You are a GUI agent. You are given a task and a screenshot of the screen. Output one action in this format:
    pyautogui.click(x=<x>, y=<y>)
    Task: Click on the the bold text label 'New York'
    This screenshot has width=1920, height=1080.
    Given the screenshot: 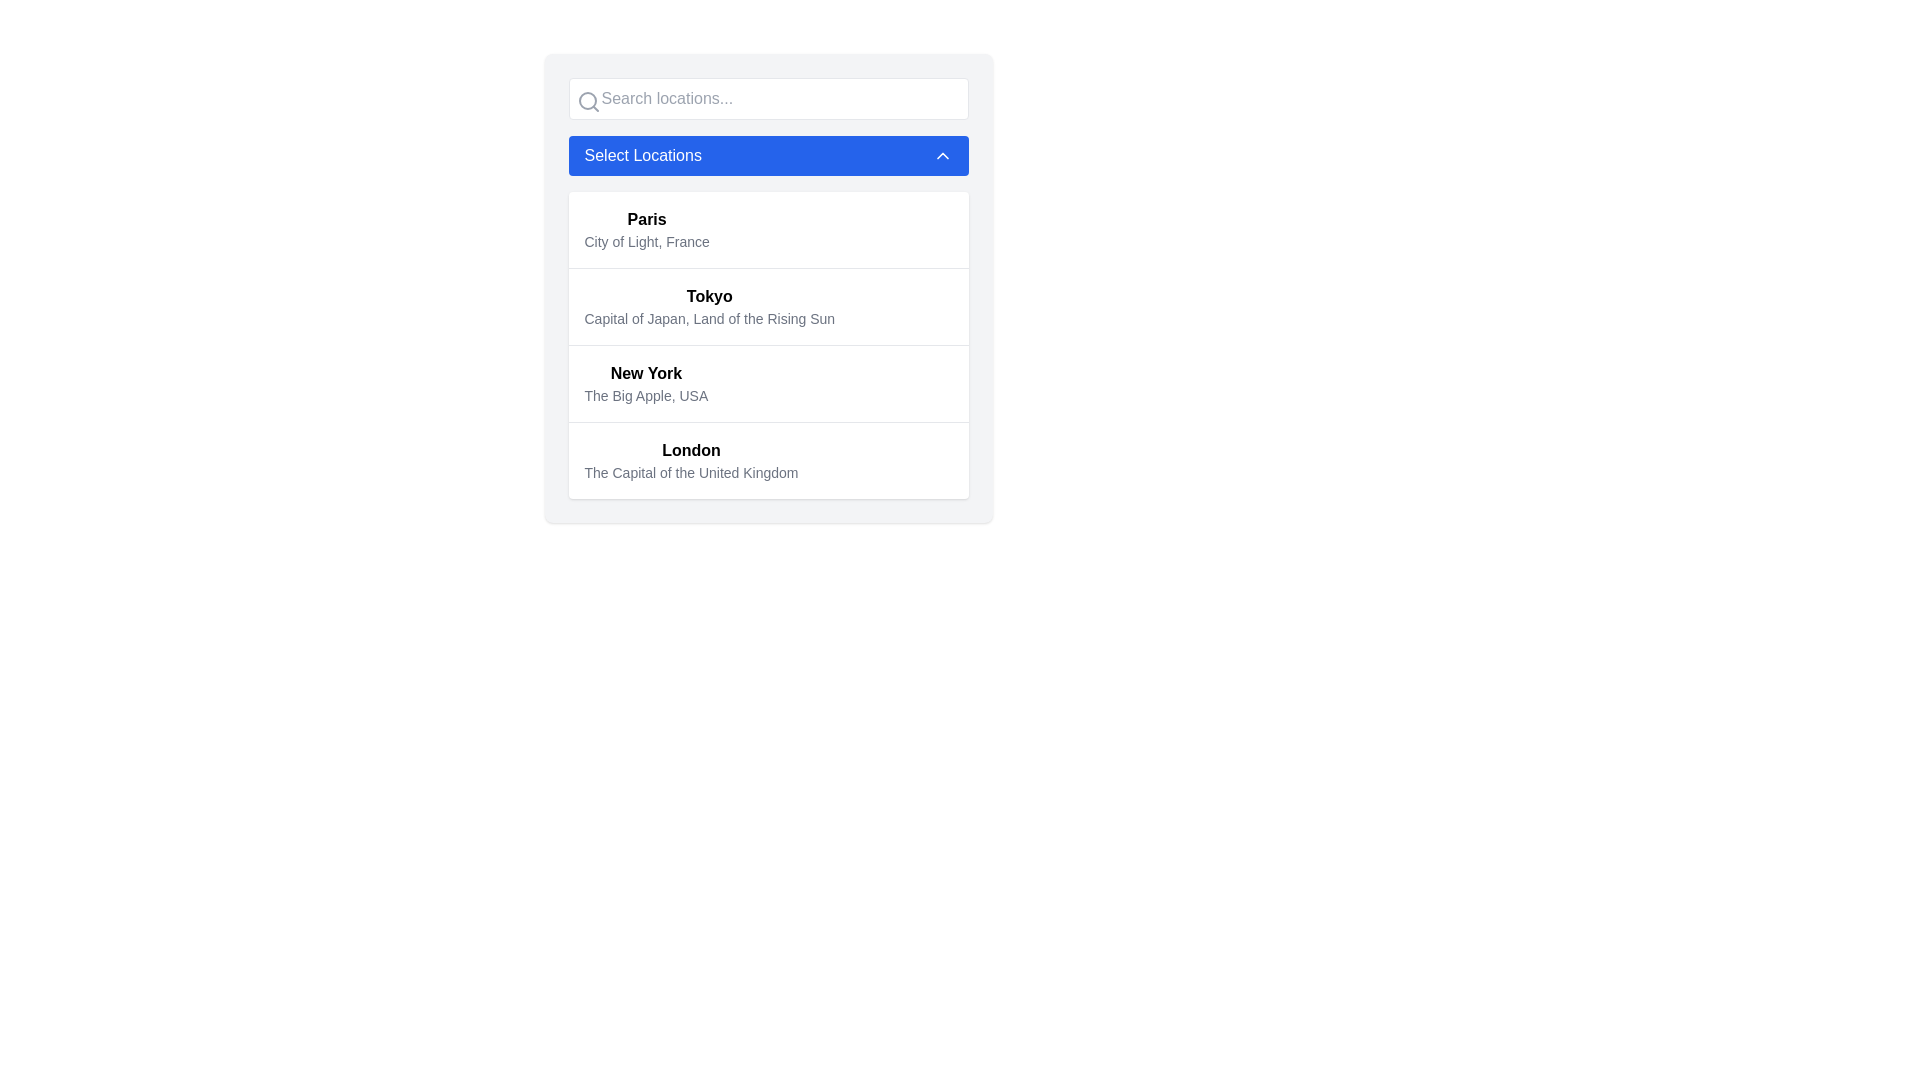 What is the action you would take?
    pyautogui.click(x=646, y=374)
    